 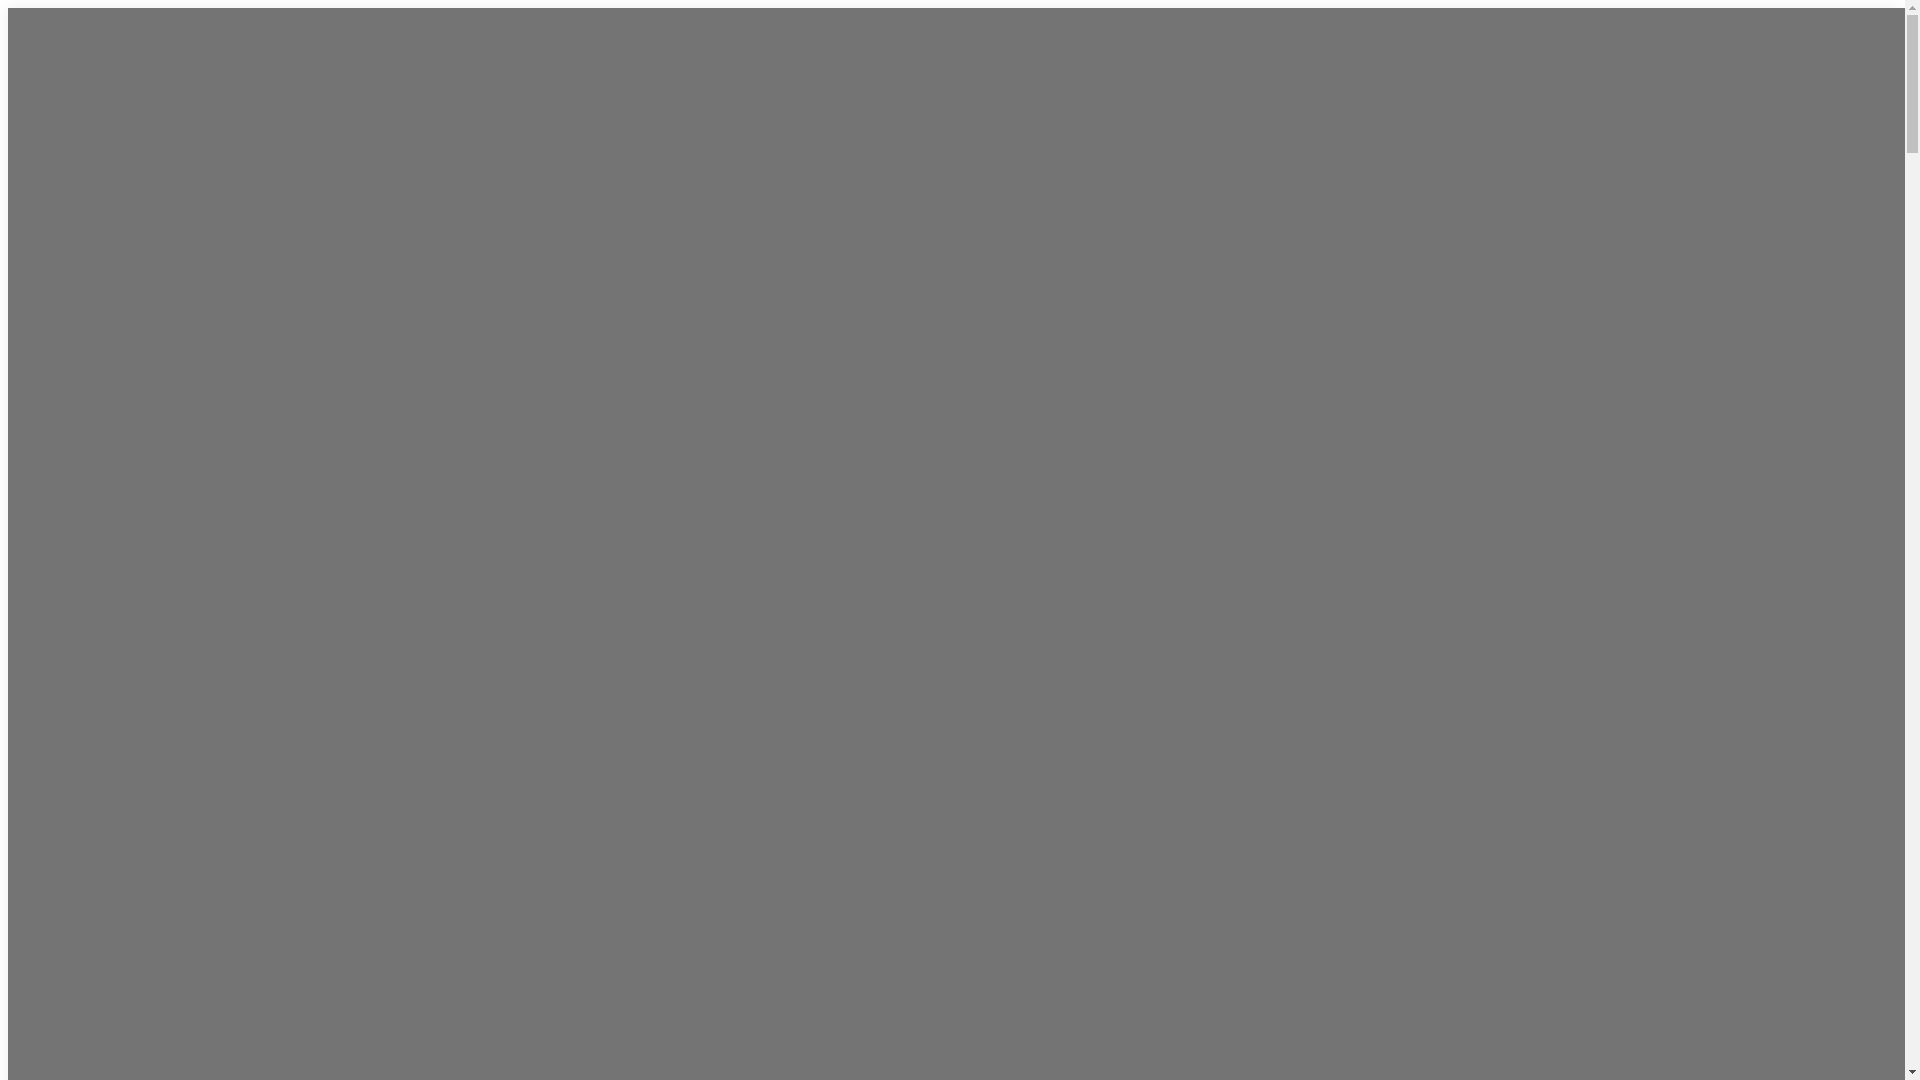 What do you see at coordinates (955, 101) in the screenshot?
I see `'What We Do'` at bounding box center [955, 101].